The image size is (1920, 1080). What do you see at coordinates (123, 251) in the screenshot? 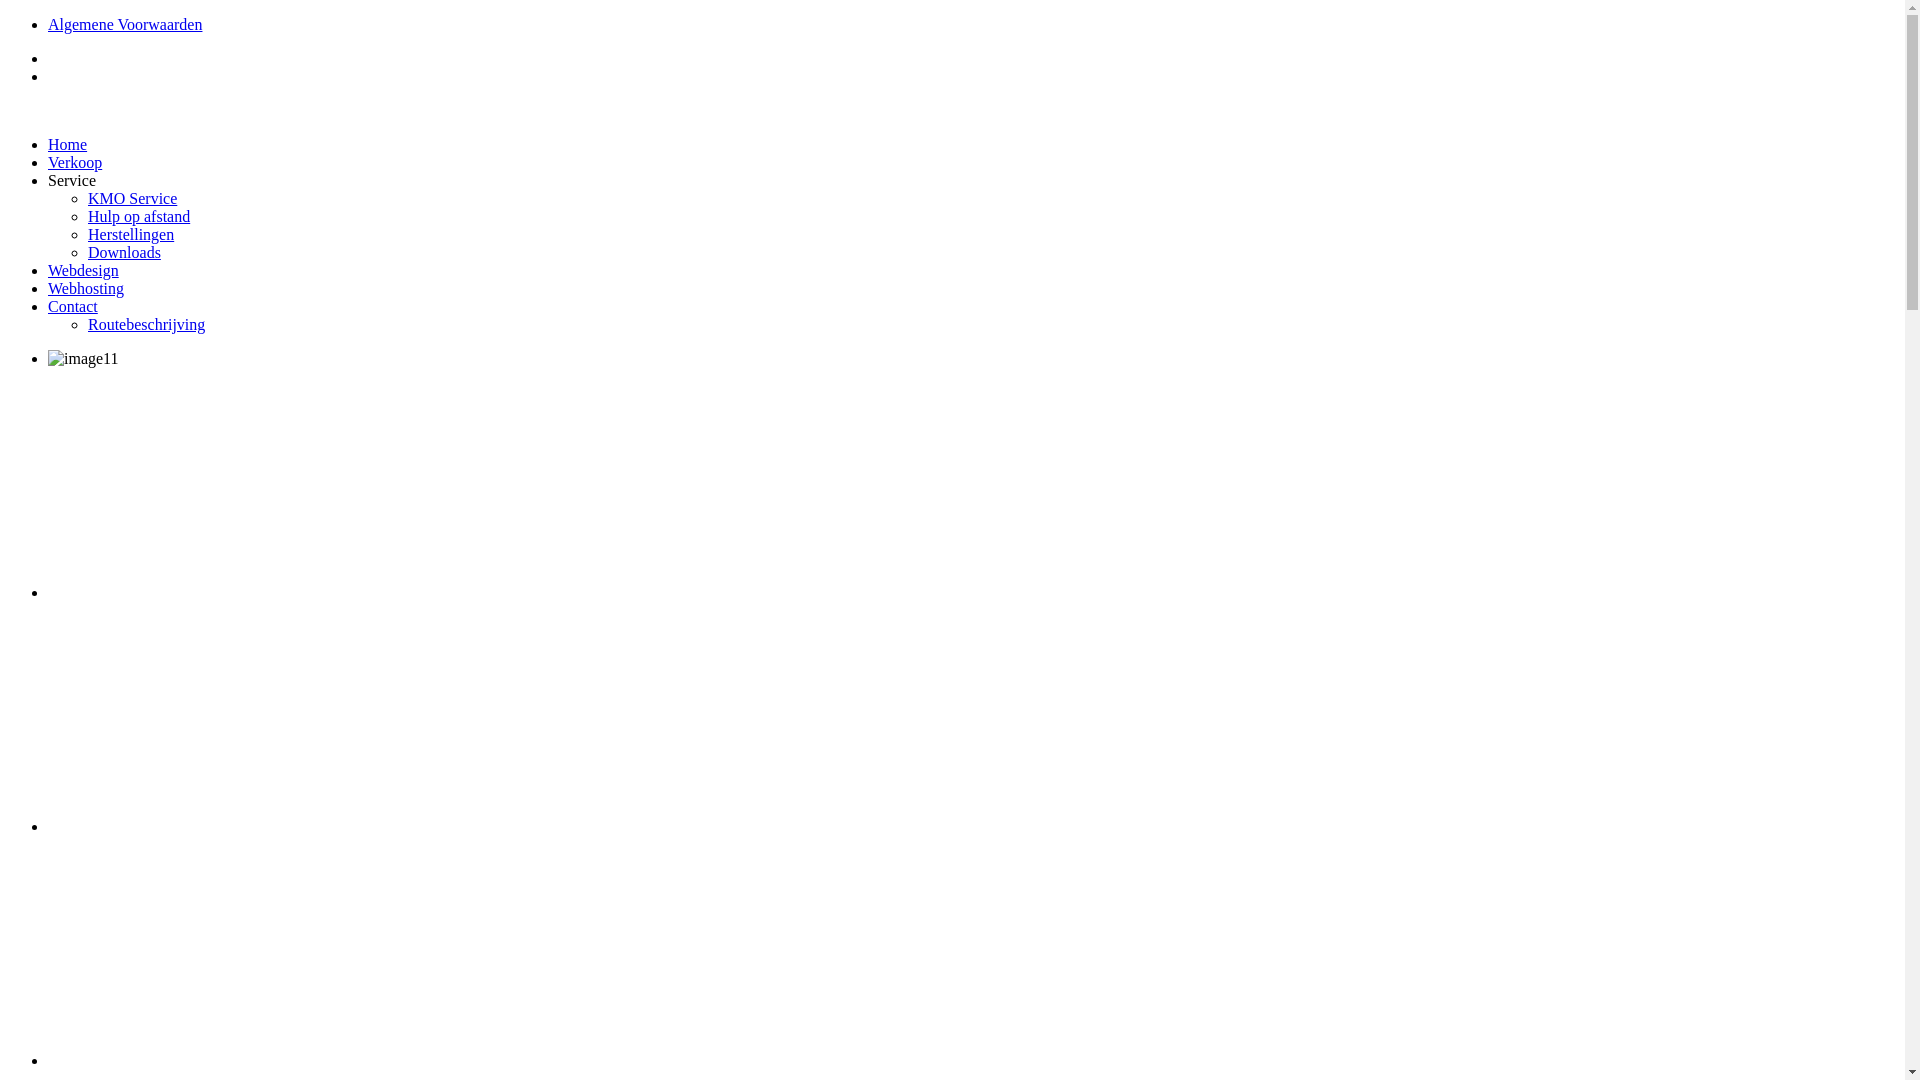
I see `'Downloads'` at bounding box center [123, 251].